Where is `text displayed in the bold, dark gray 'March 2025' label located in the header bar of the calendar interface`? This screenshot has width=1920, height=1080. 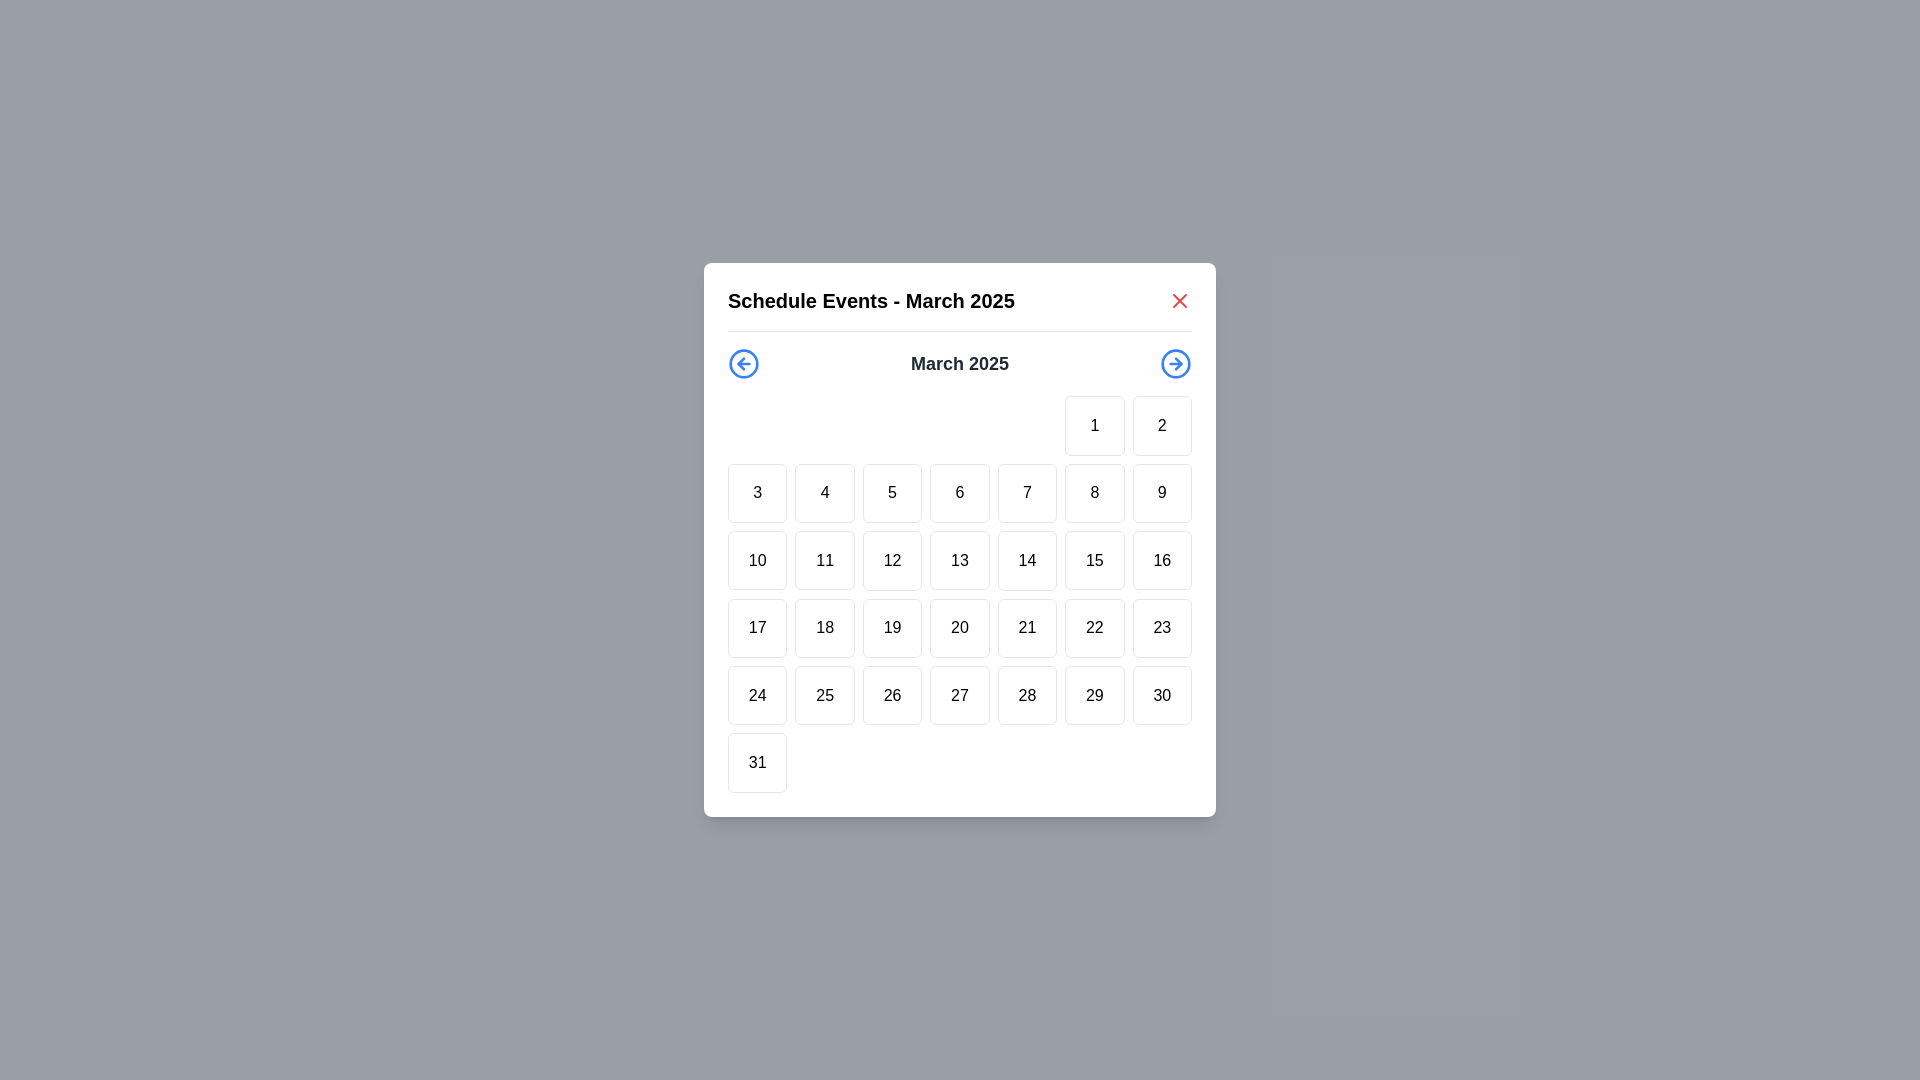
text displayed in the bold, dark gray 'March 2025' label located in the header bar of the calendar interface is located at coordinates (960, 363).